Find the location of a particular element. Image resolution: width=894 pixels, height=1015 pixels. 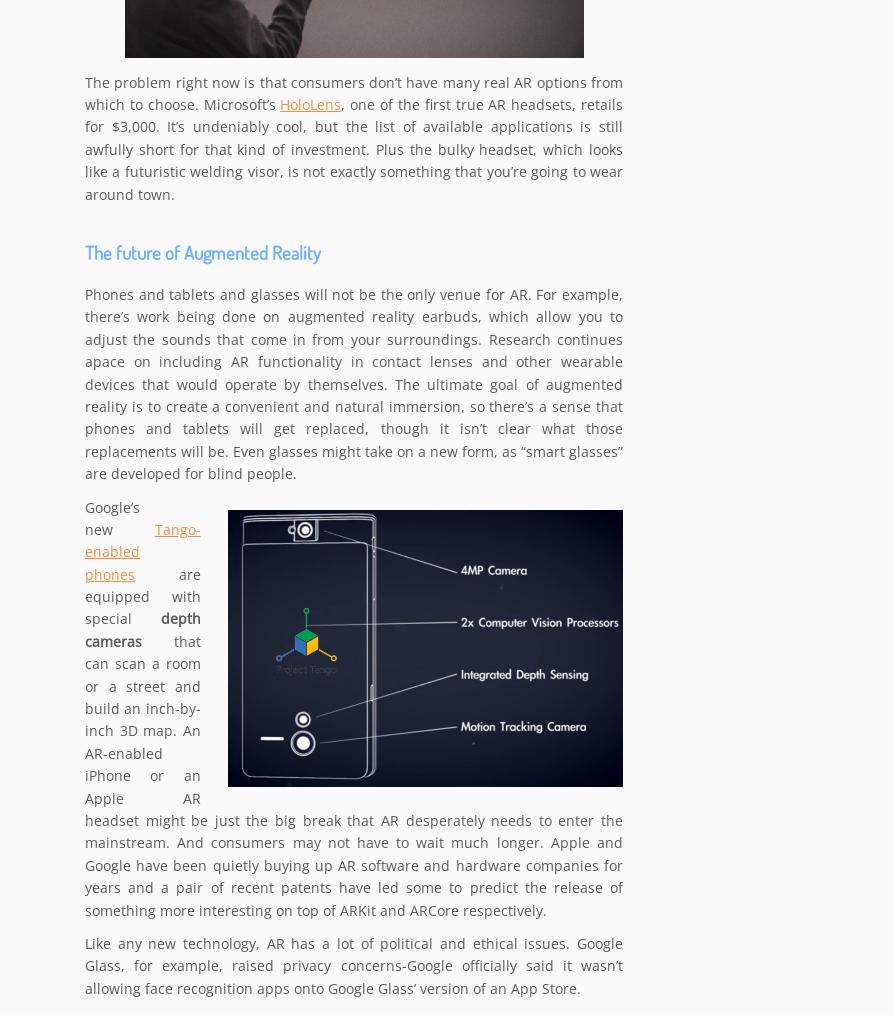

'The future of Augmented Reality' is located at coordinates (203, 253).